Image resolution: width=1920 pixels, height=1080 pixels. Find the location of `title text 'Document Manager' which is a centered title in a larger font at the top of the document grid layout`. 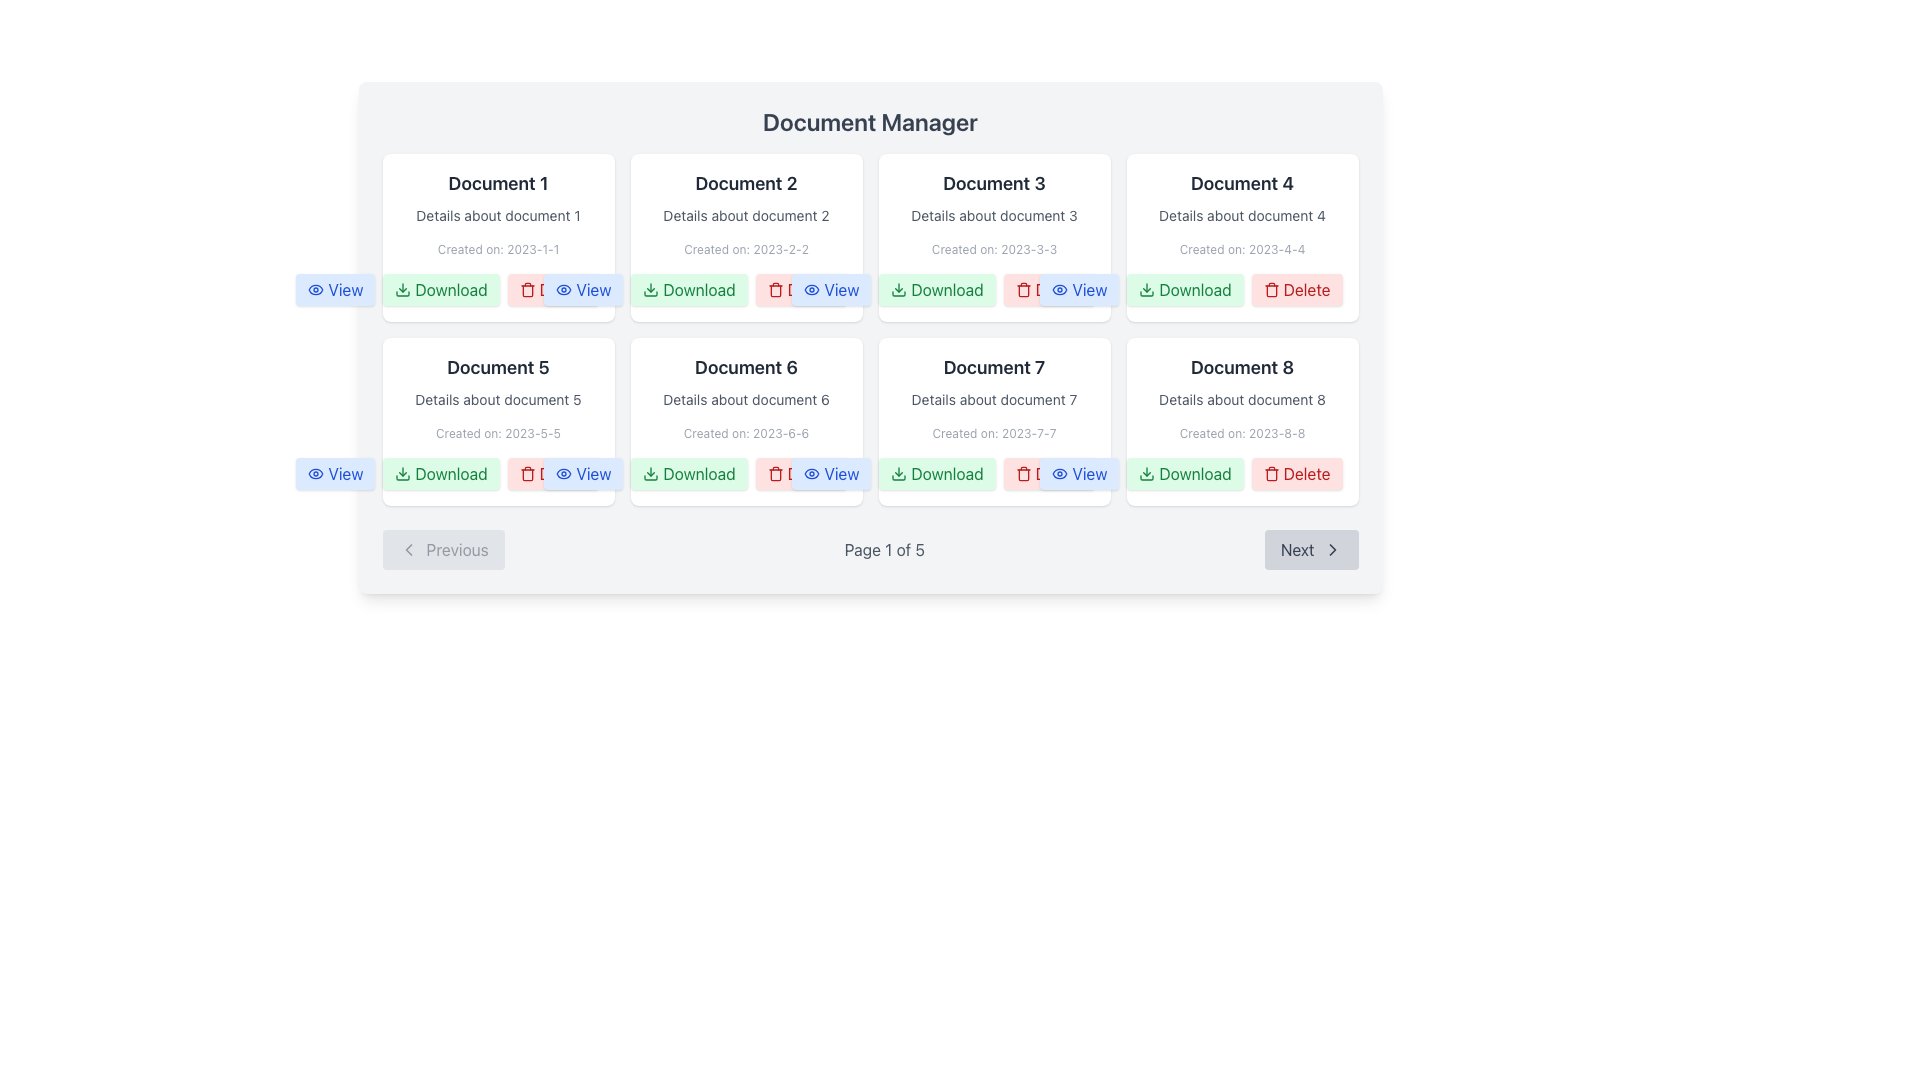

title text 'Document Manager' which is a centered title in a larger font at the top of the document grid layout is located at coordinates (870, 122).